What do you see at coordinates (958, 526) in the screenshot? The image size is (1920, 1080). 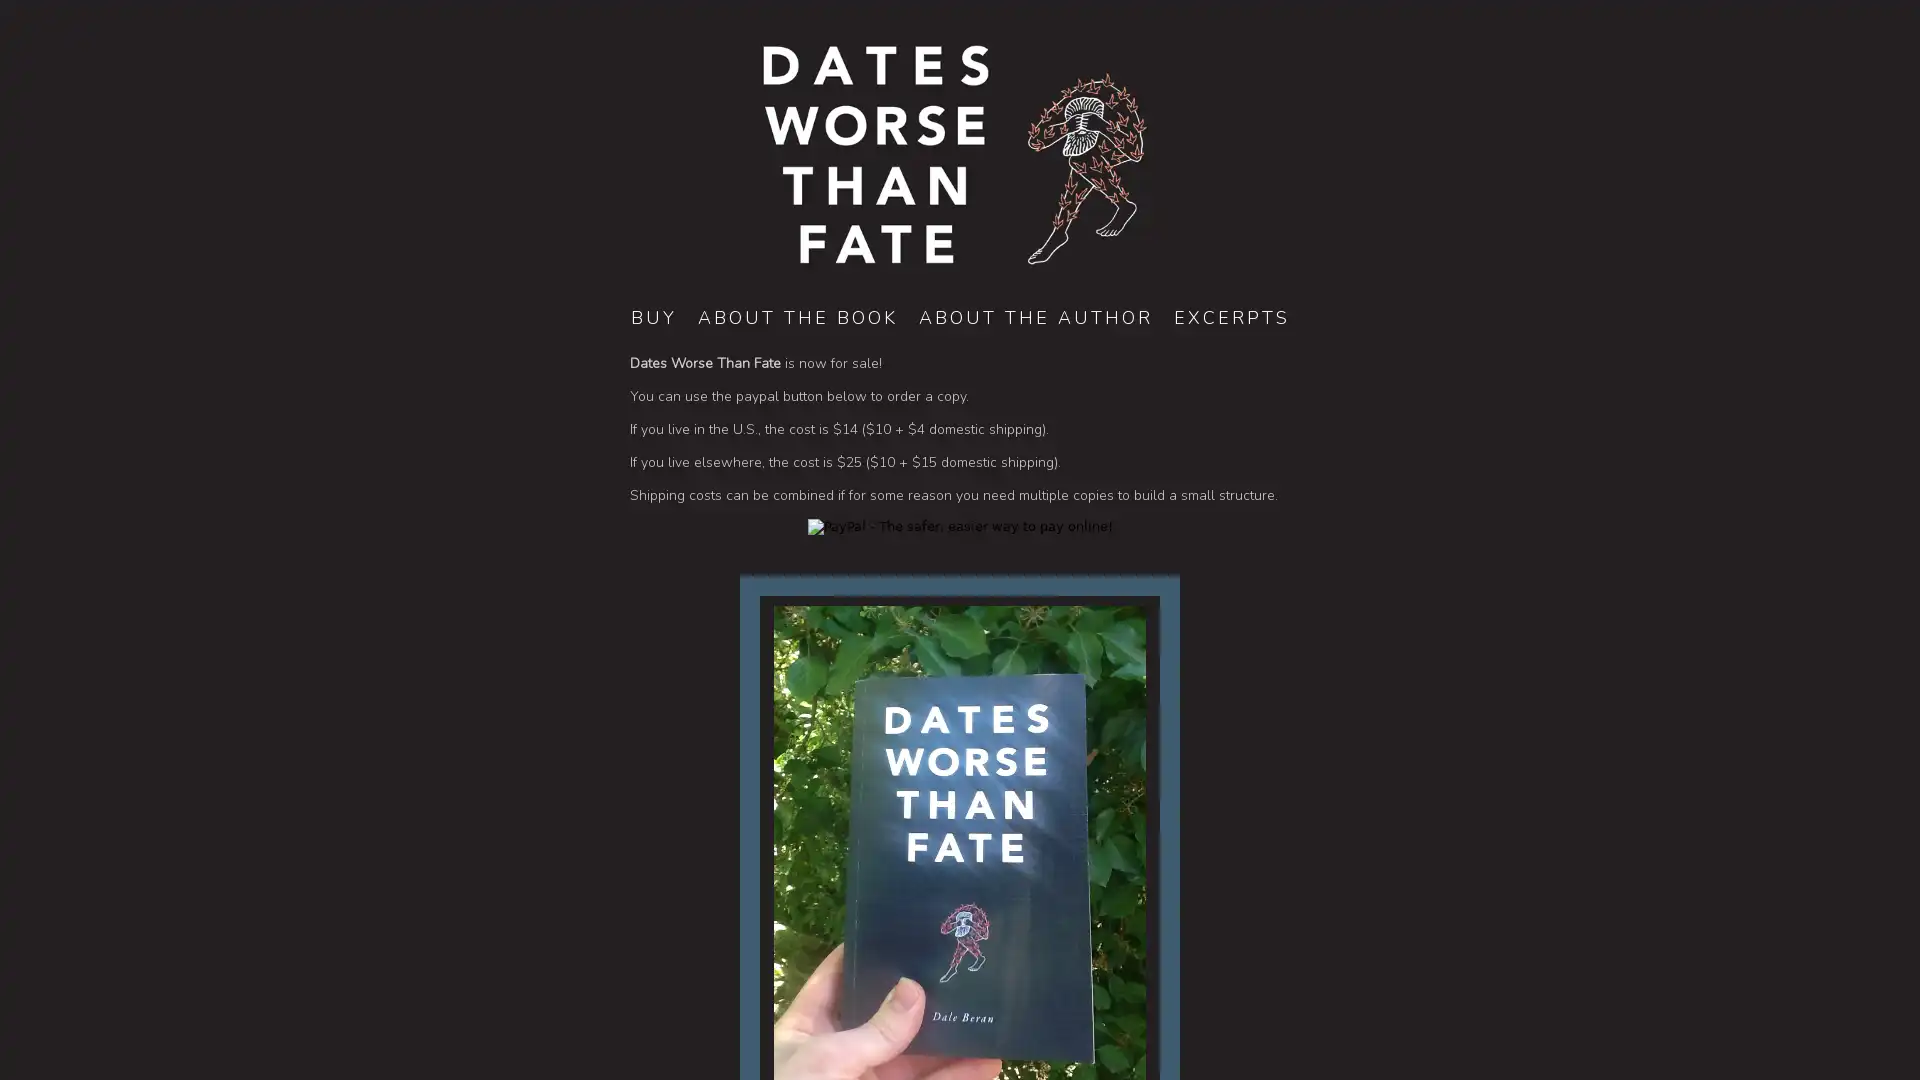 I see `PayPal - The safer, easier way to pay online!` at bounding box center [958, 526].